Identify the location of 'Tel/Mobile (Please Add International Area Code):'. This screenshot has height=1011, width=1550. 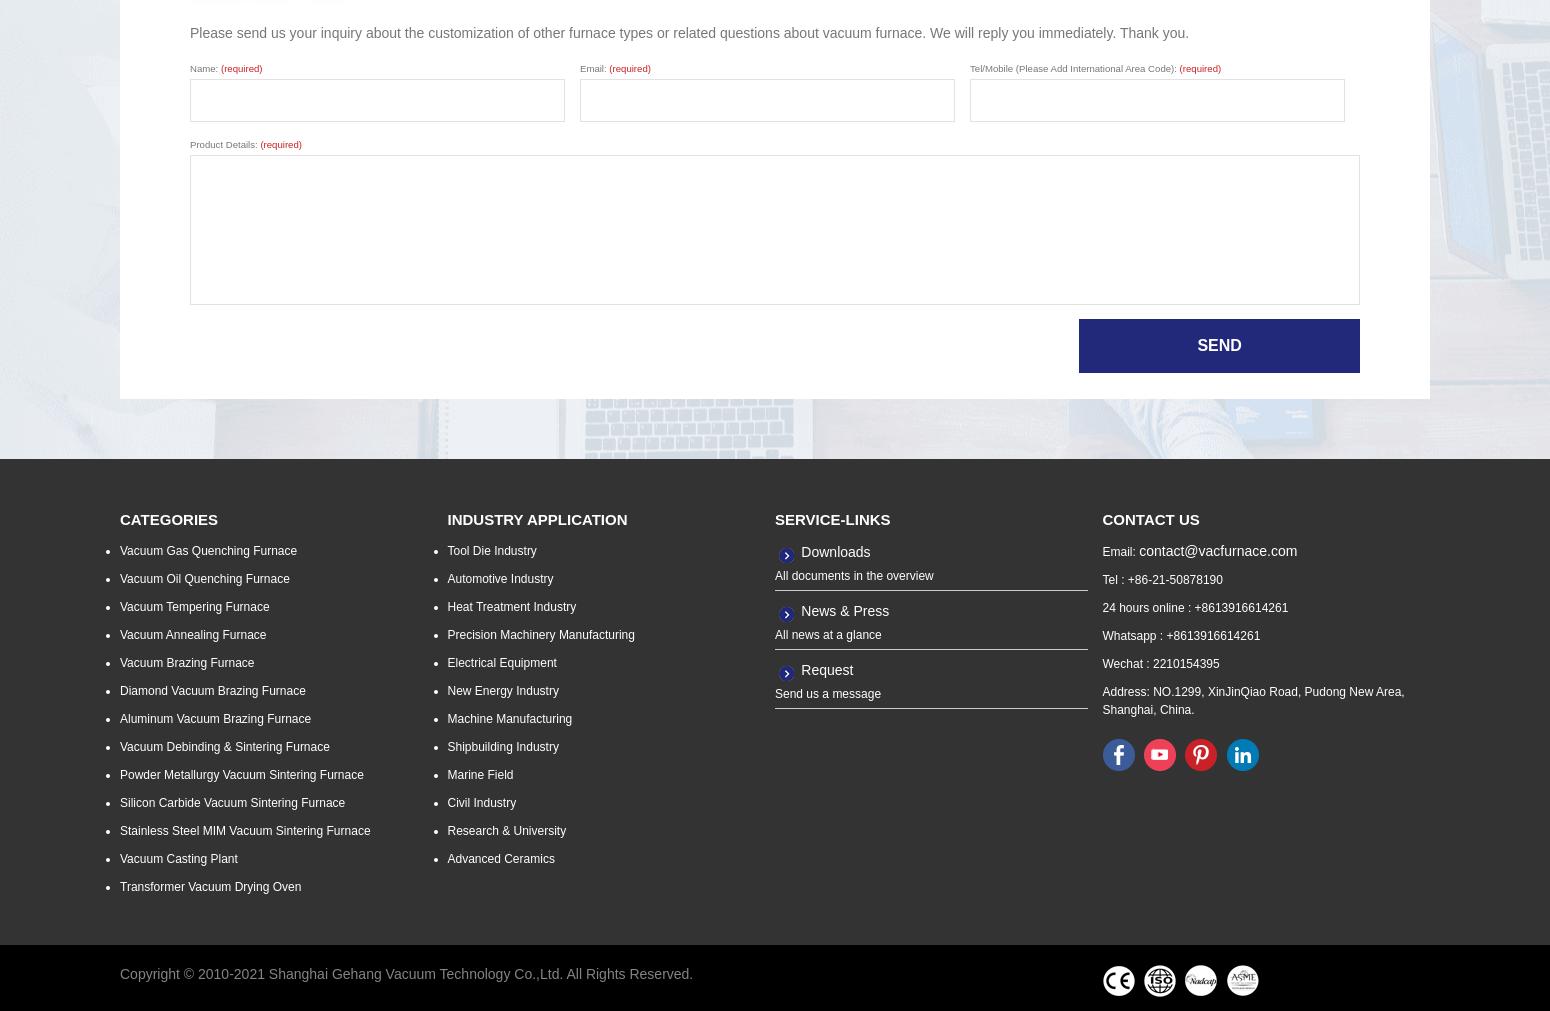
(1074, 67).